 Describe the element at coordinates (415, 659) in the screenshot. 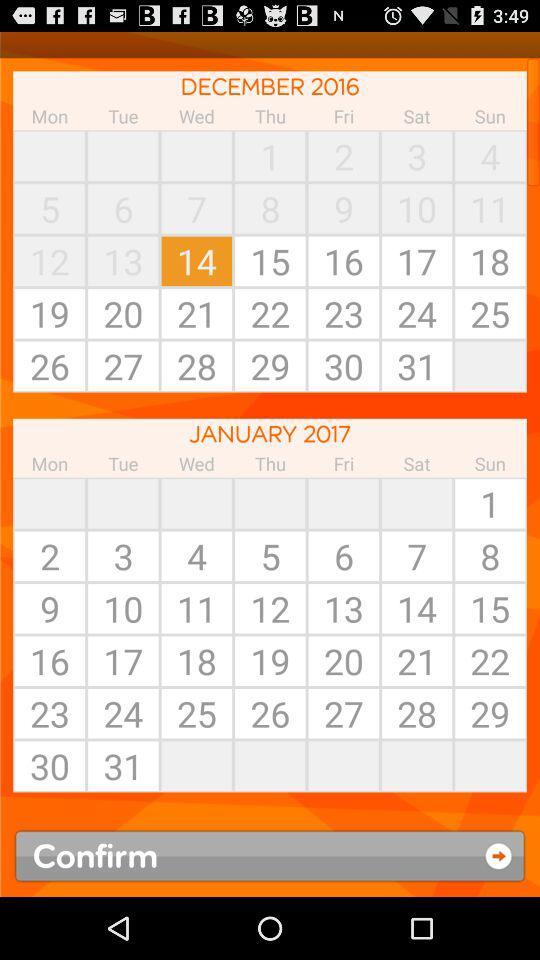

I see `the date 21 of january` at that location.